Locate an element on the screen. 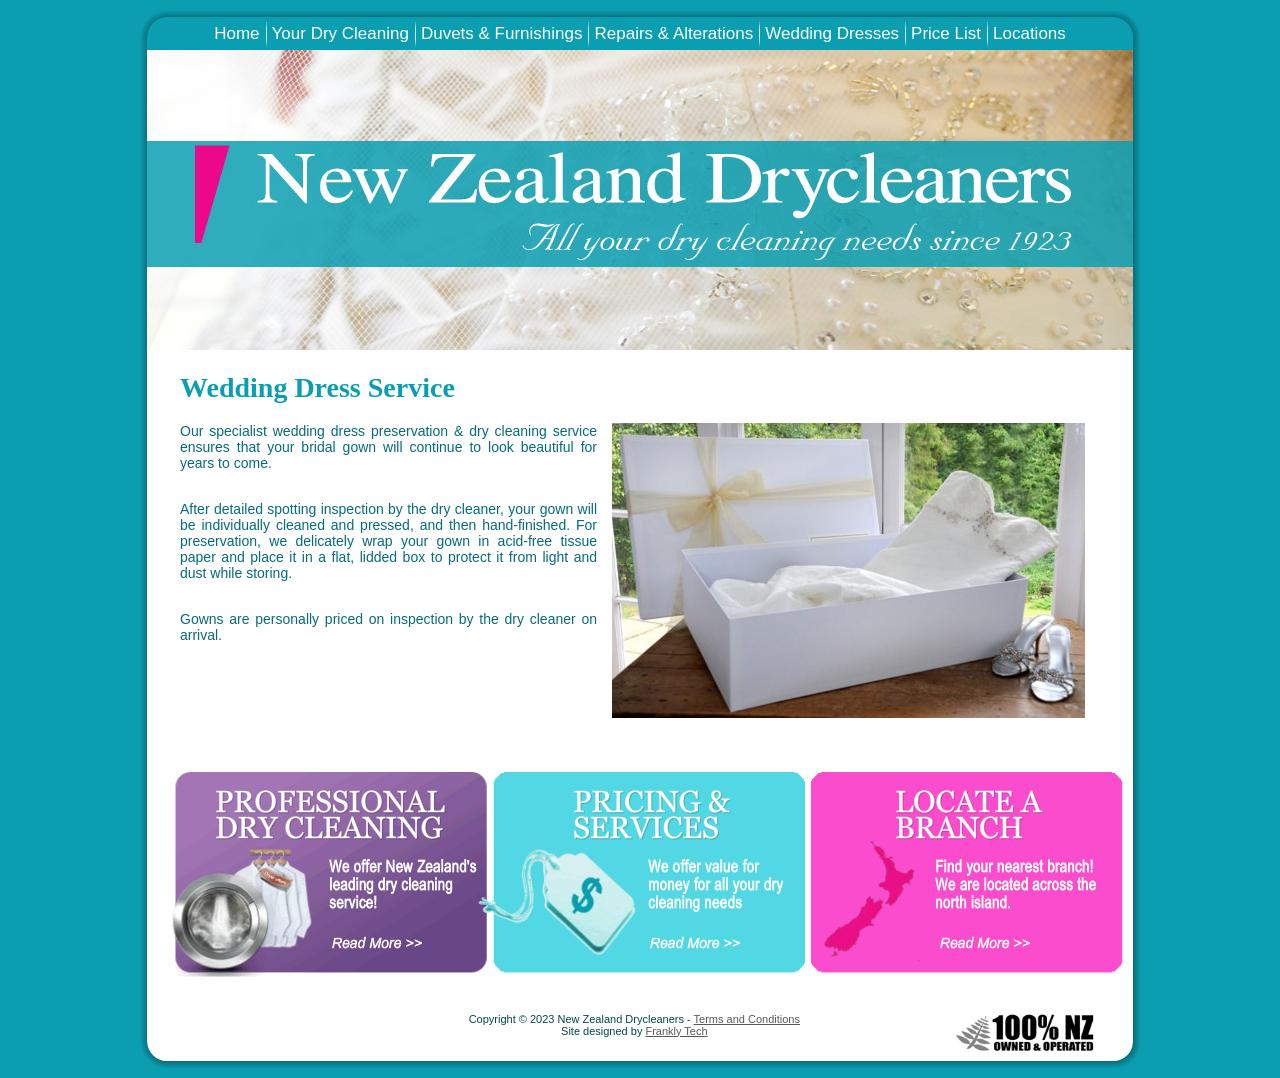  'Repairs & Alterations' is located at coordinates (673, 32).